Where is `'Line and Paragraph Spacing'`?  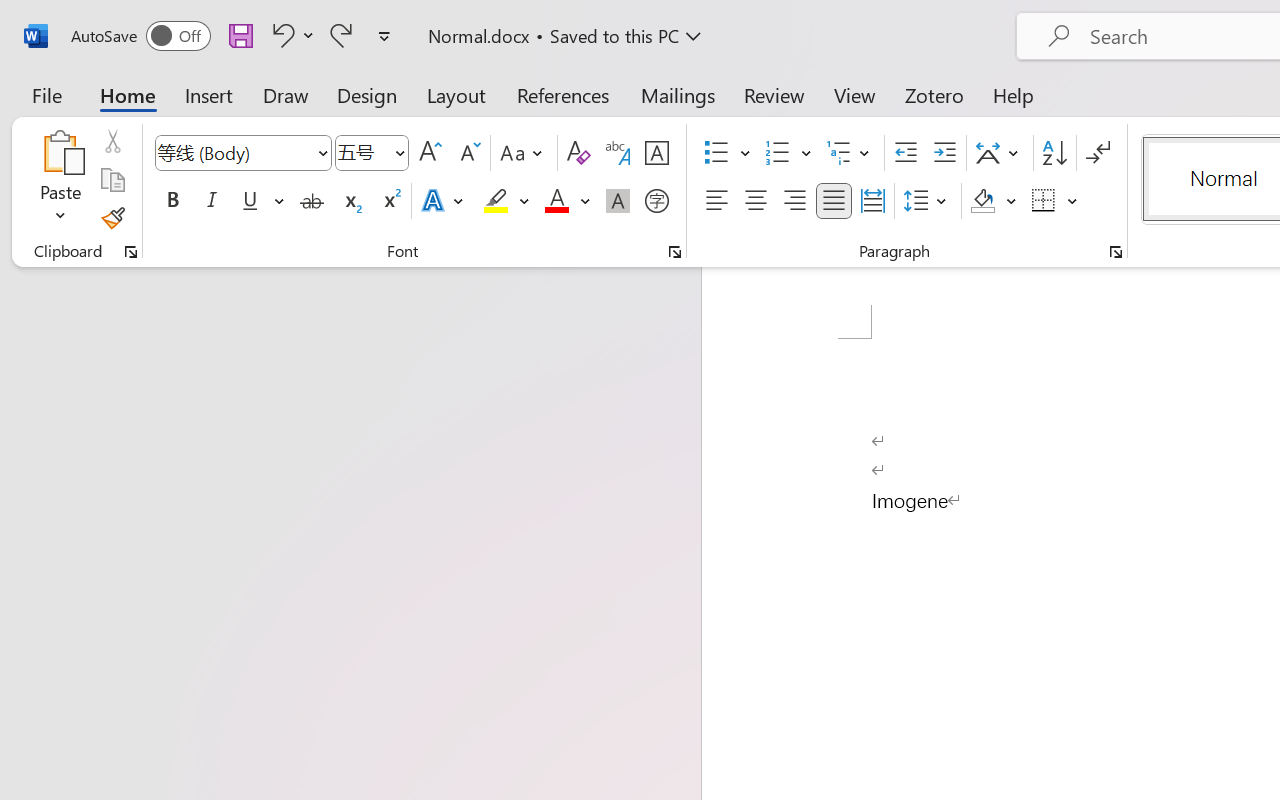
'Line and Paragraph Spacing' is located at coordinates (927, 201).